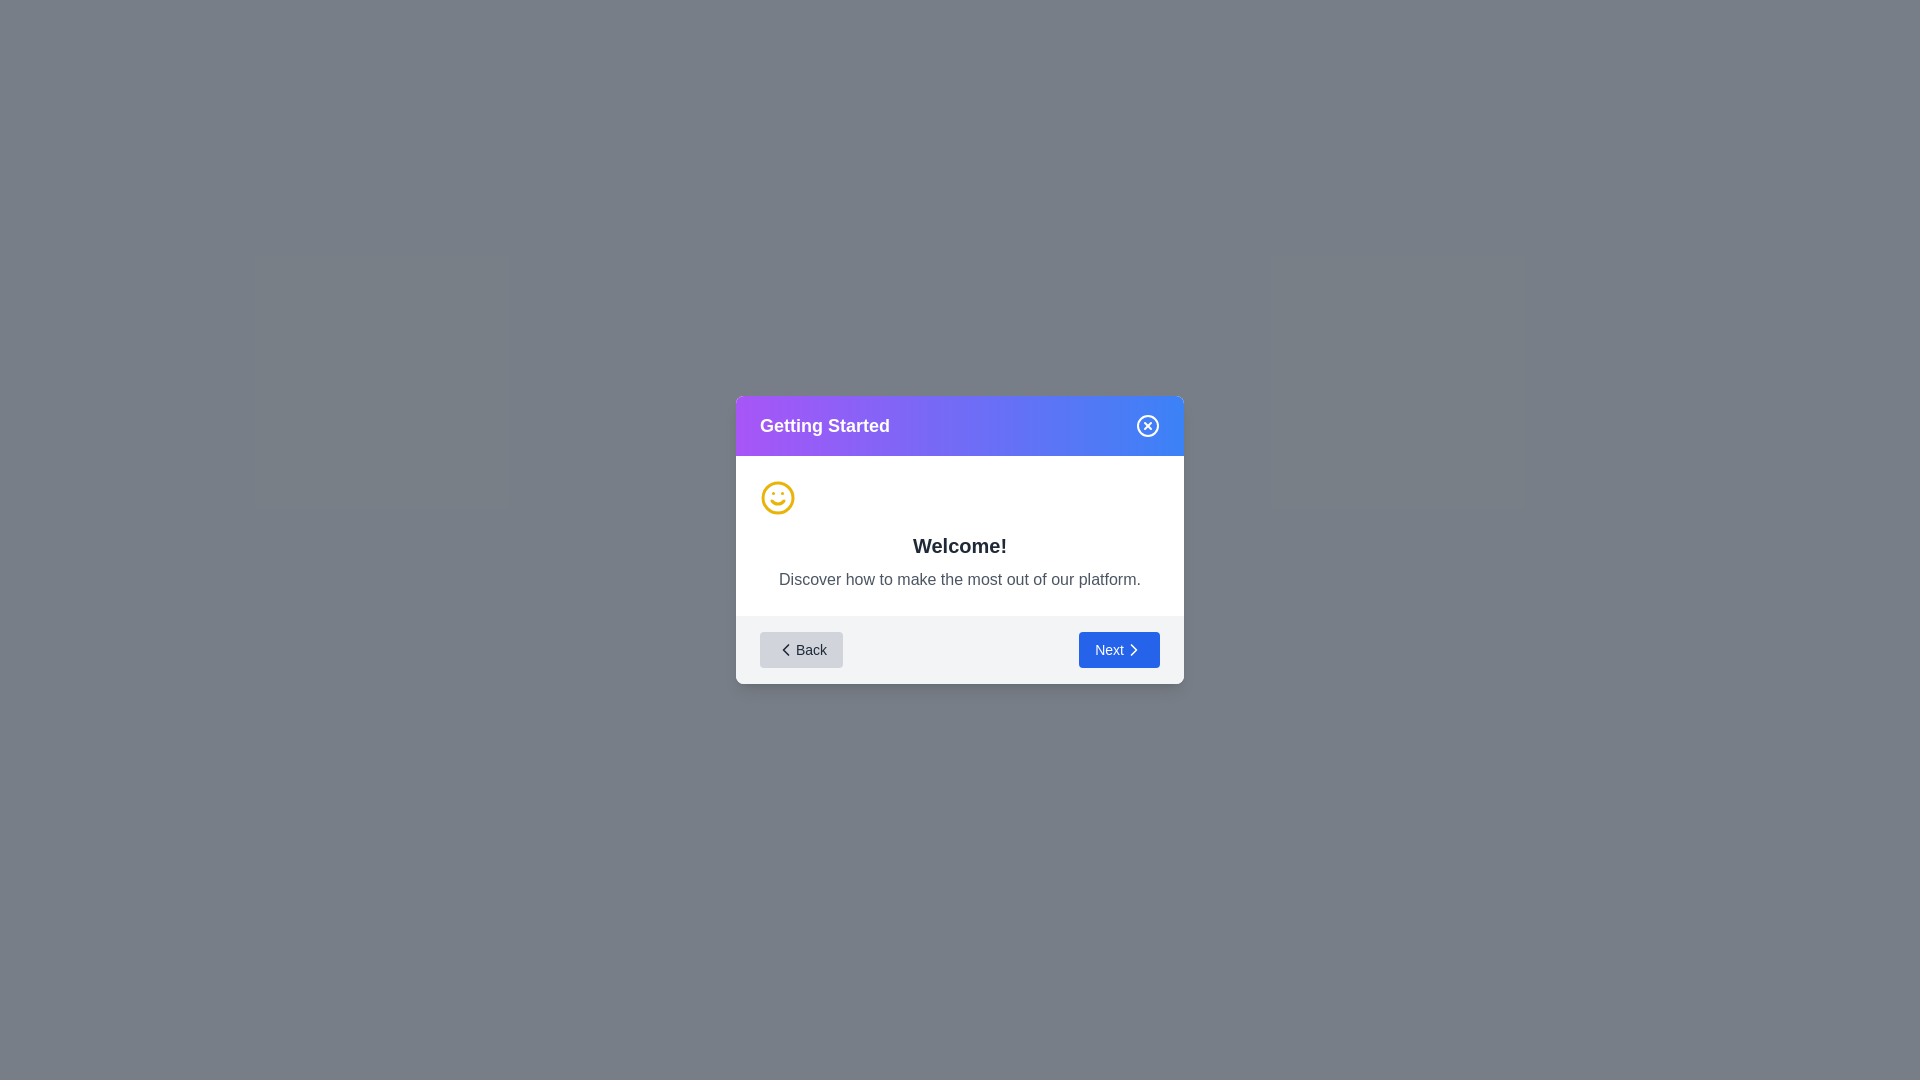 The image size is (1920, 1080). What do you see at coordinates (785, 650) in the screenshot?
I see `the 'Back' button icon located at the bottom-left of the dialog box, which visually represents going back to the previous step` at bounding box center [785, 650].